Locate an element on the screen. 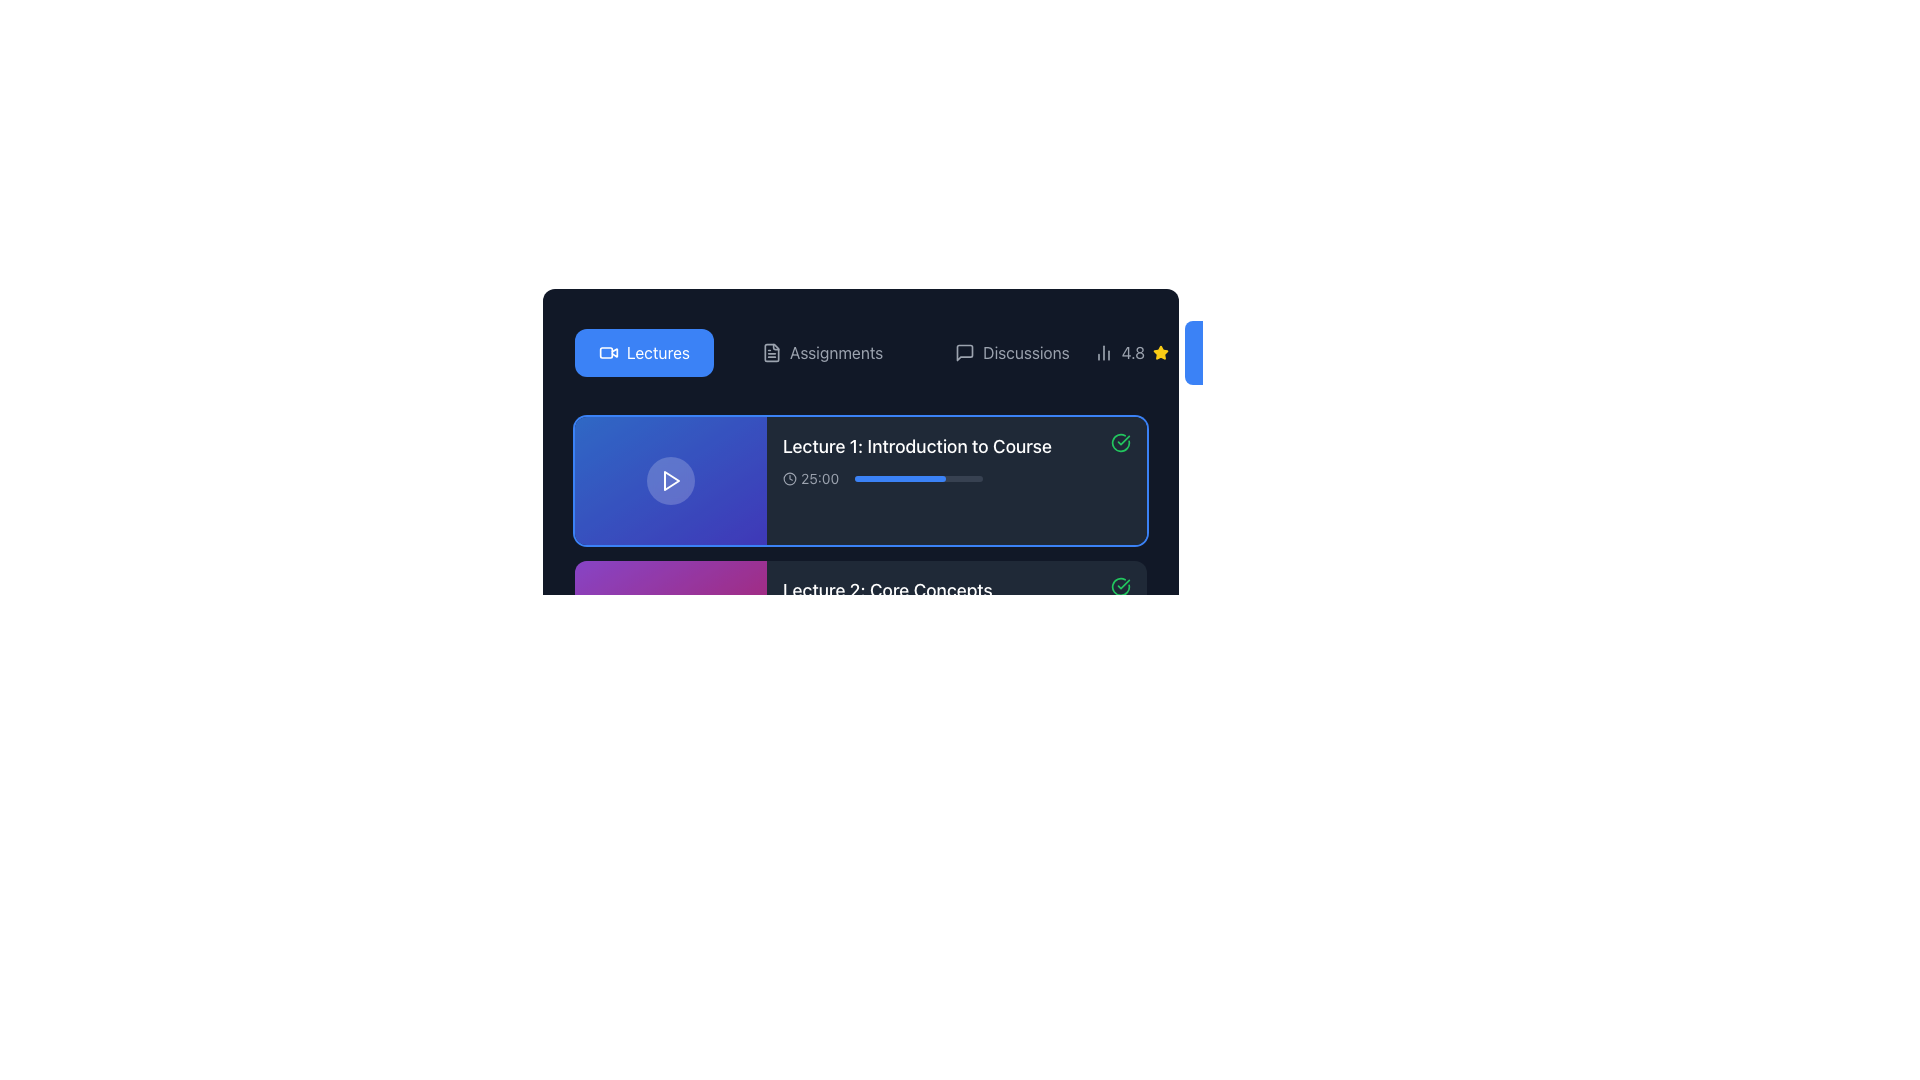 Image resolution: width=1920 pixels, height=1080 pixels. the first lecture entry in the list is located at coordinates (860, 481).